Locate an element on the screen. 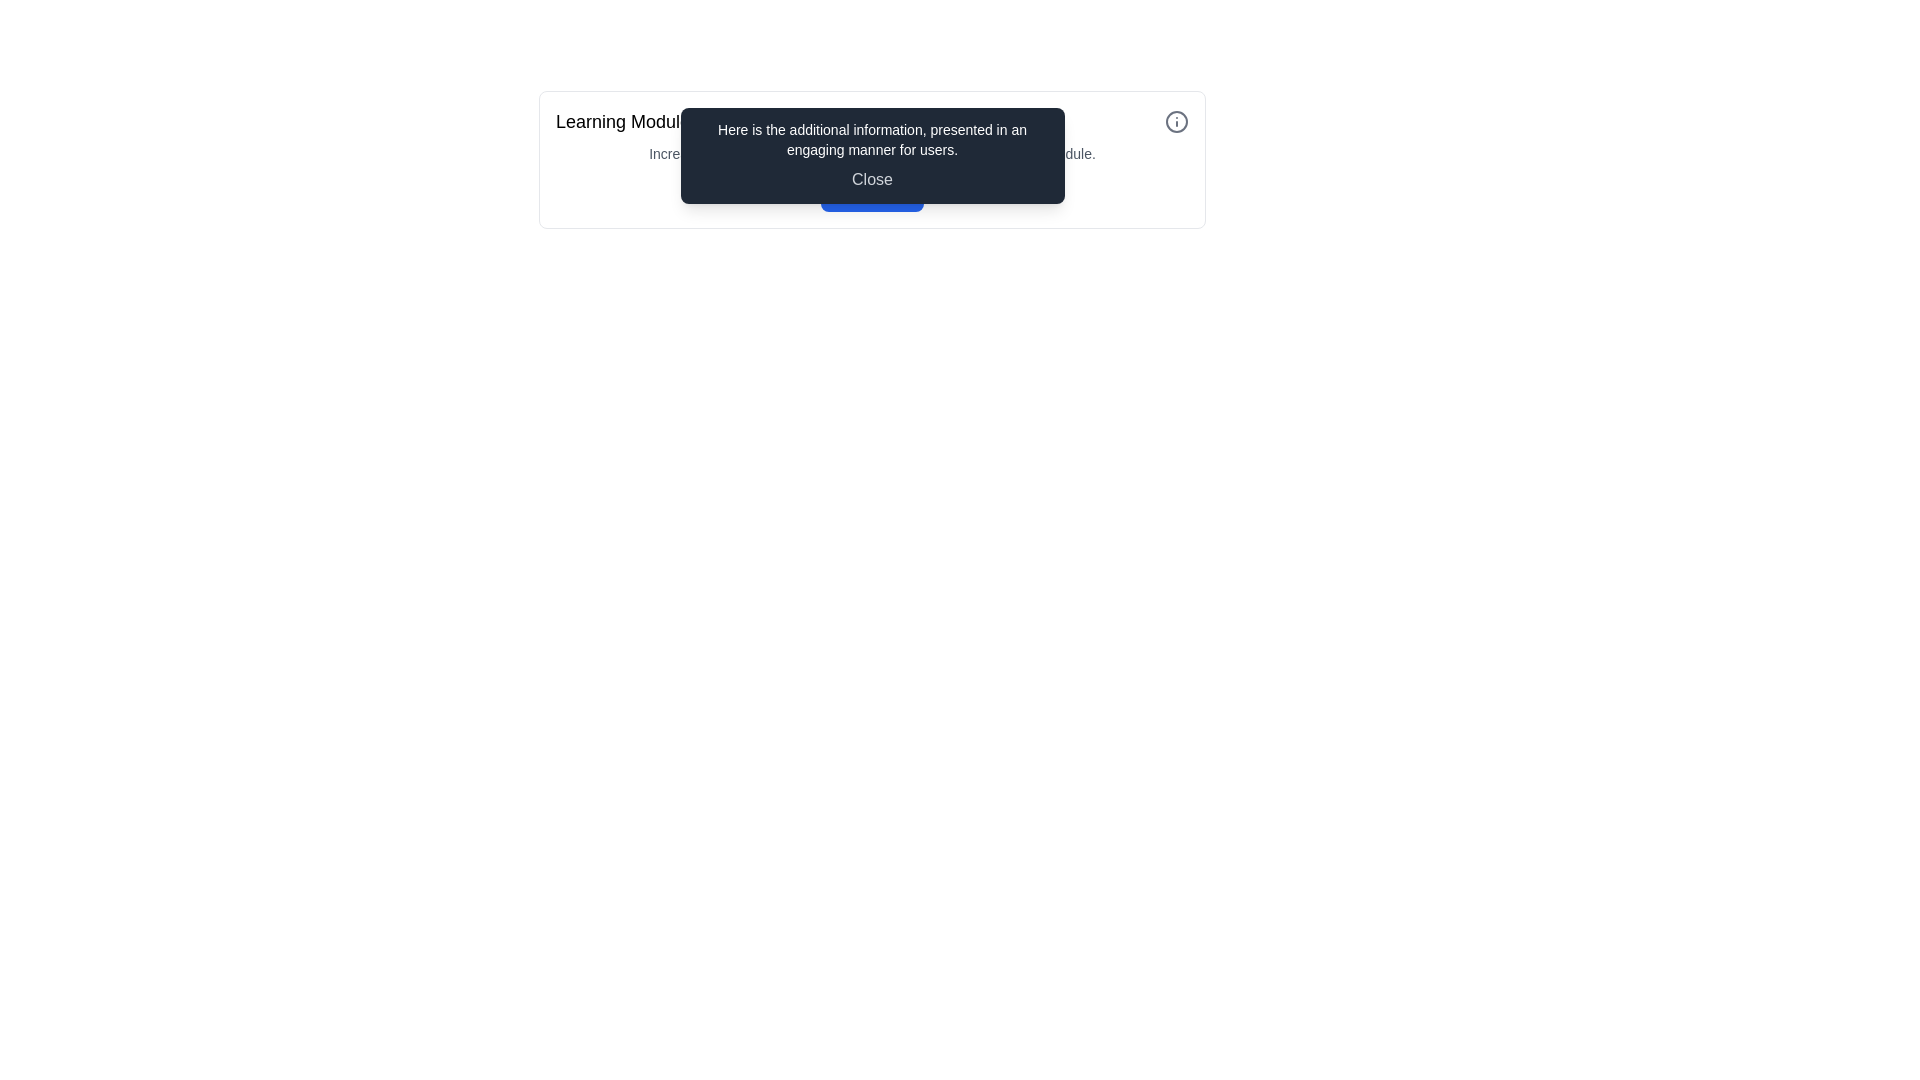  the 'Close' link on the Informative modal dialog is located at coordinates (872, 158).